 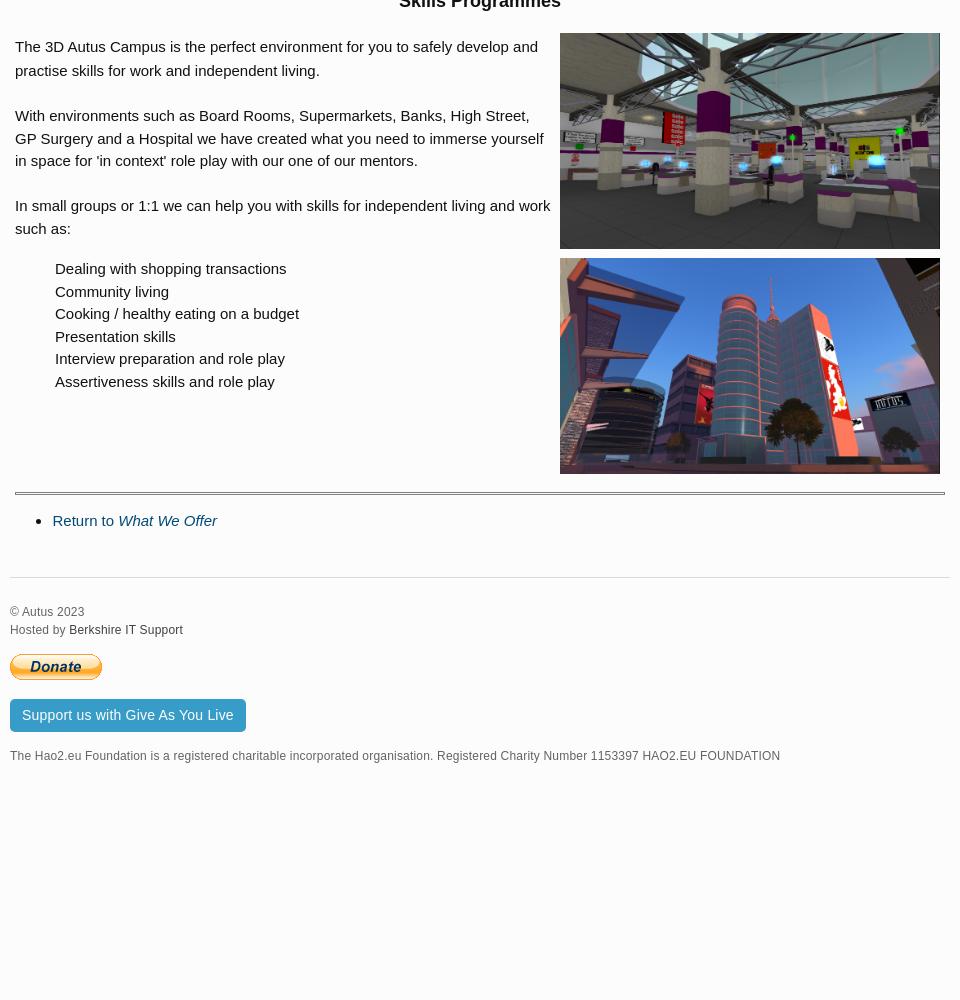 What do you see at coordinates (8, 755) in the screenshot?
I see `'The Hao2.eu Foundation is a registered charitable incorporated organisation. Registered Charity Number 1153397 HAO2.EU FOUNDATION'` at bounding box center [8, 755].